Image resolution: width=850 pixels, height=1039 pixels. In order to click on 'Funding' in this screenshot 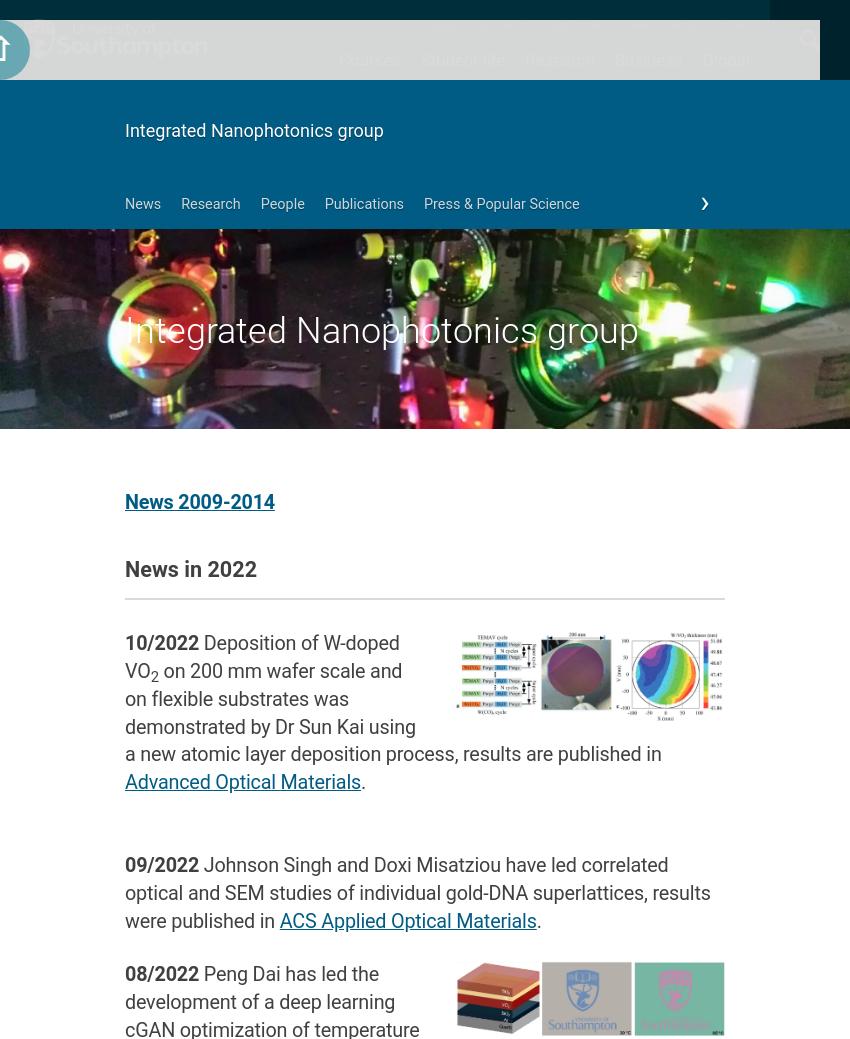, I will do `click(555, 256)`.